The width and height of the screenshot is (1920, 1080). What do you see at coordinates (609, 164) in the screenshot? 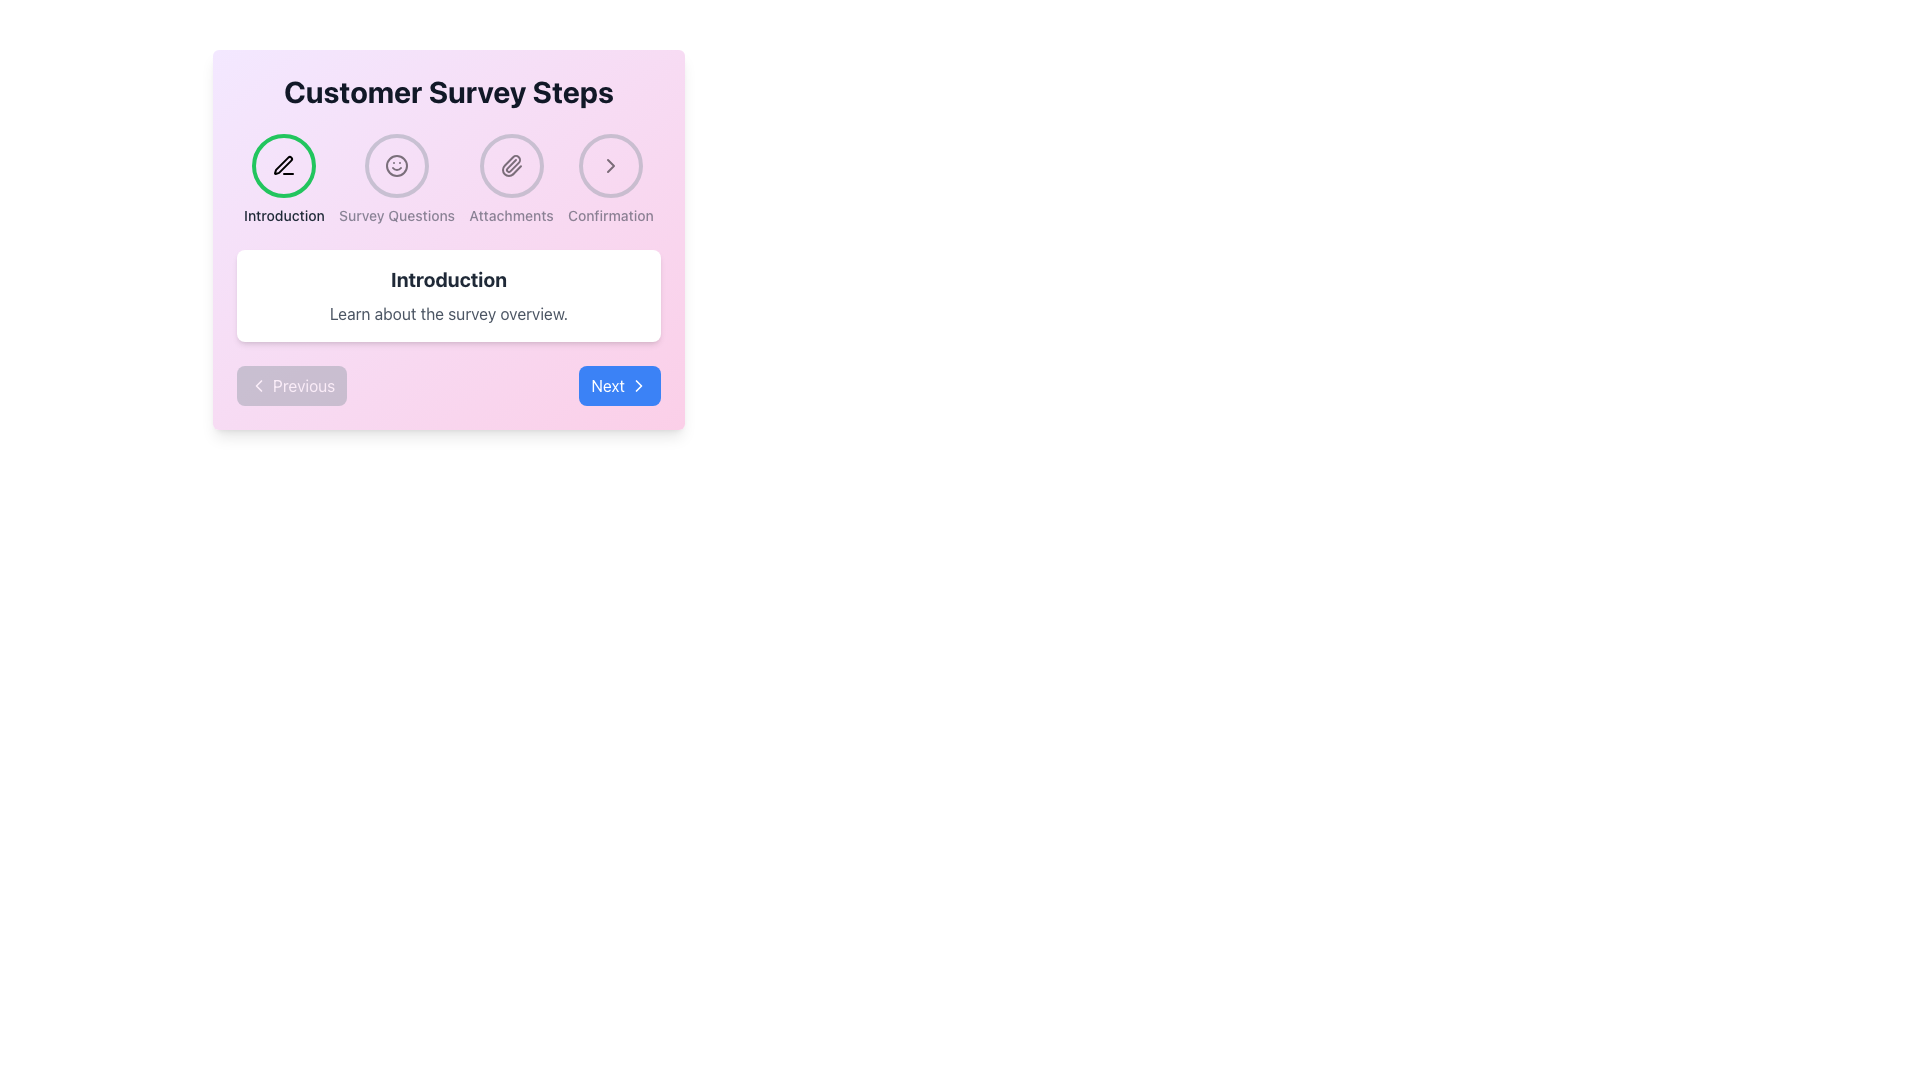
I see `the 'Confirmation' step indicator button in the survey wizard navigation, located at the rightmost side of the top navigation steps` at bounding box center [609, 164].